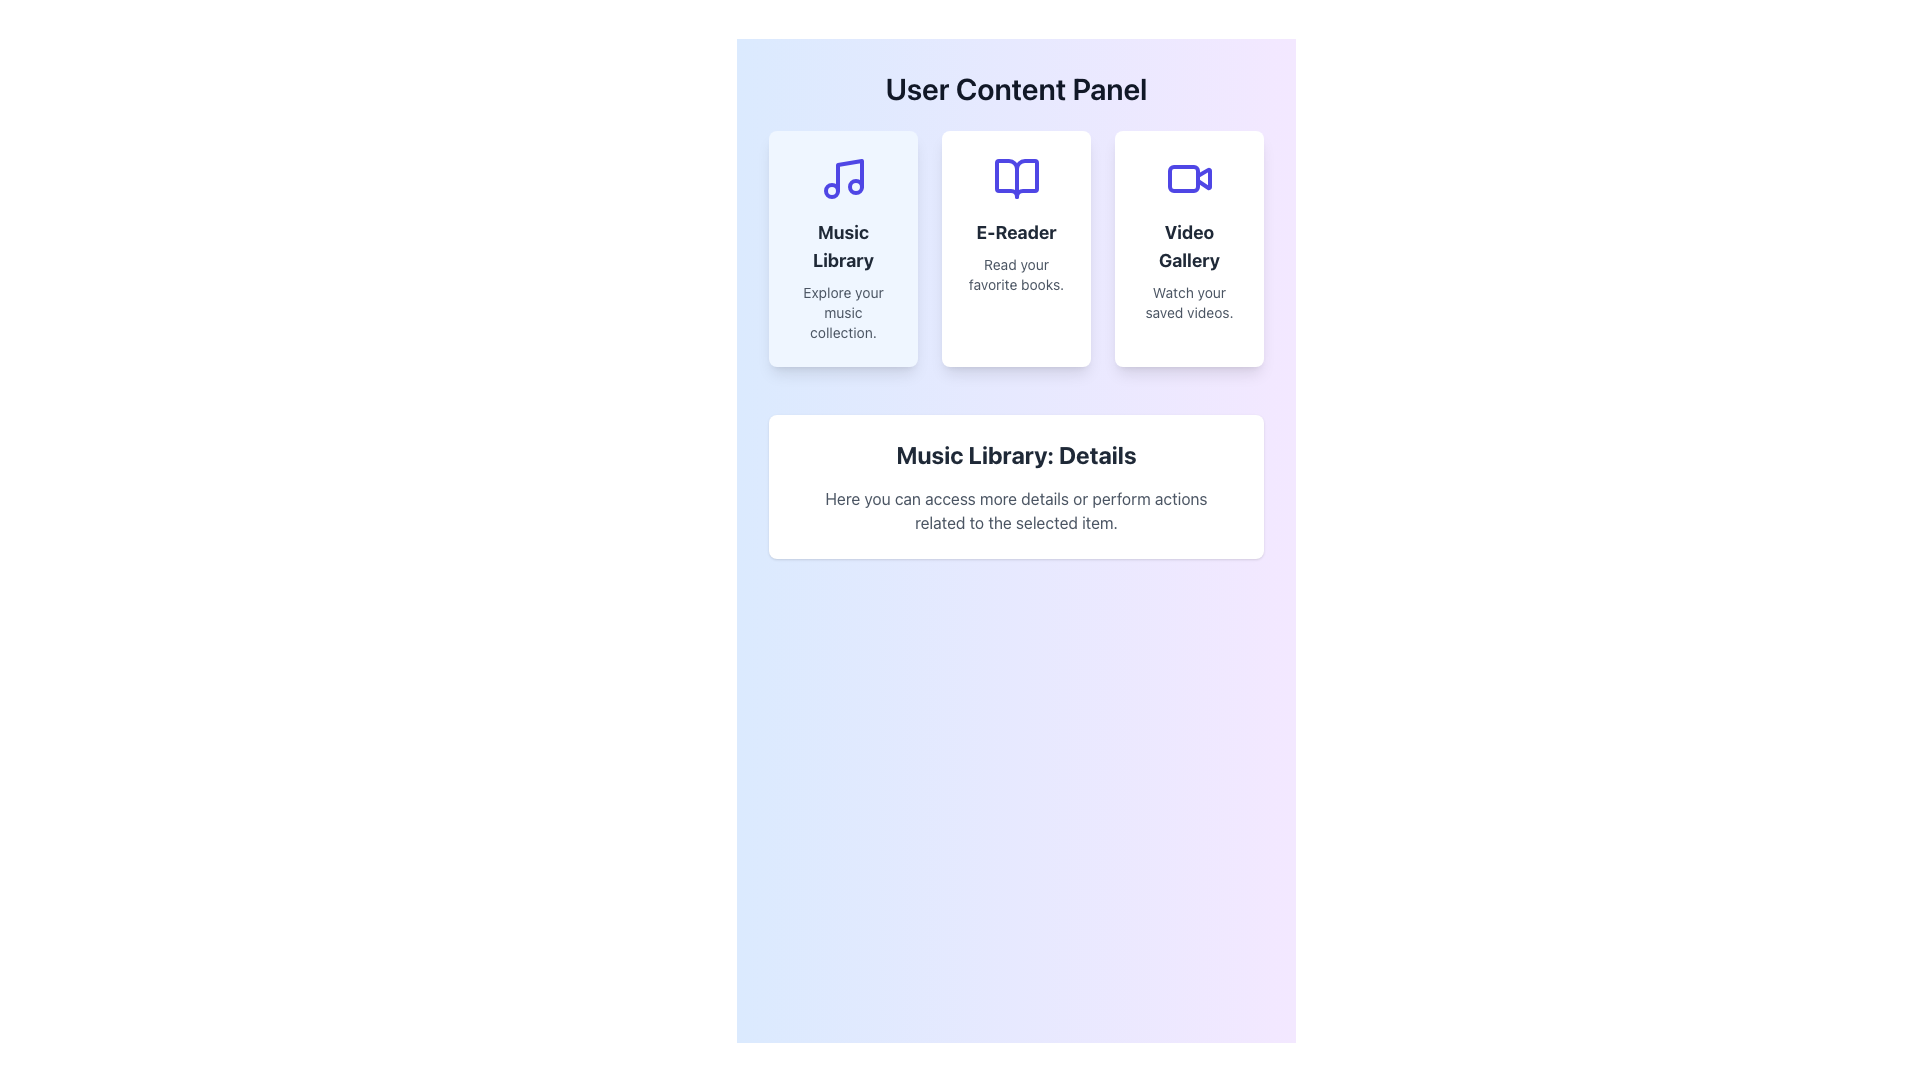  What do you see at coordinates (1016, 177) in the screenshot?
I see `the E-Reader icon located at the top of the middle card in a row of three cards, which visually represents the 'E-Reader' feature` at bounding box center [1016, 177].